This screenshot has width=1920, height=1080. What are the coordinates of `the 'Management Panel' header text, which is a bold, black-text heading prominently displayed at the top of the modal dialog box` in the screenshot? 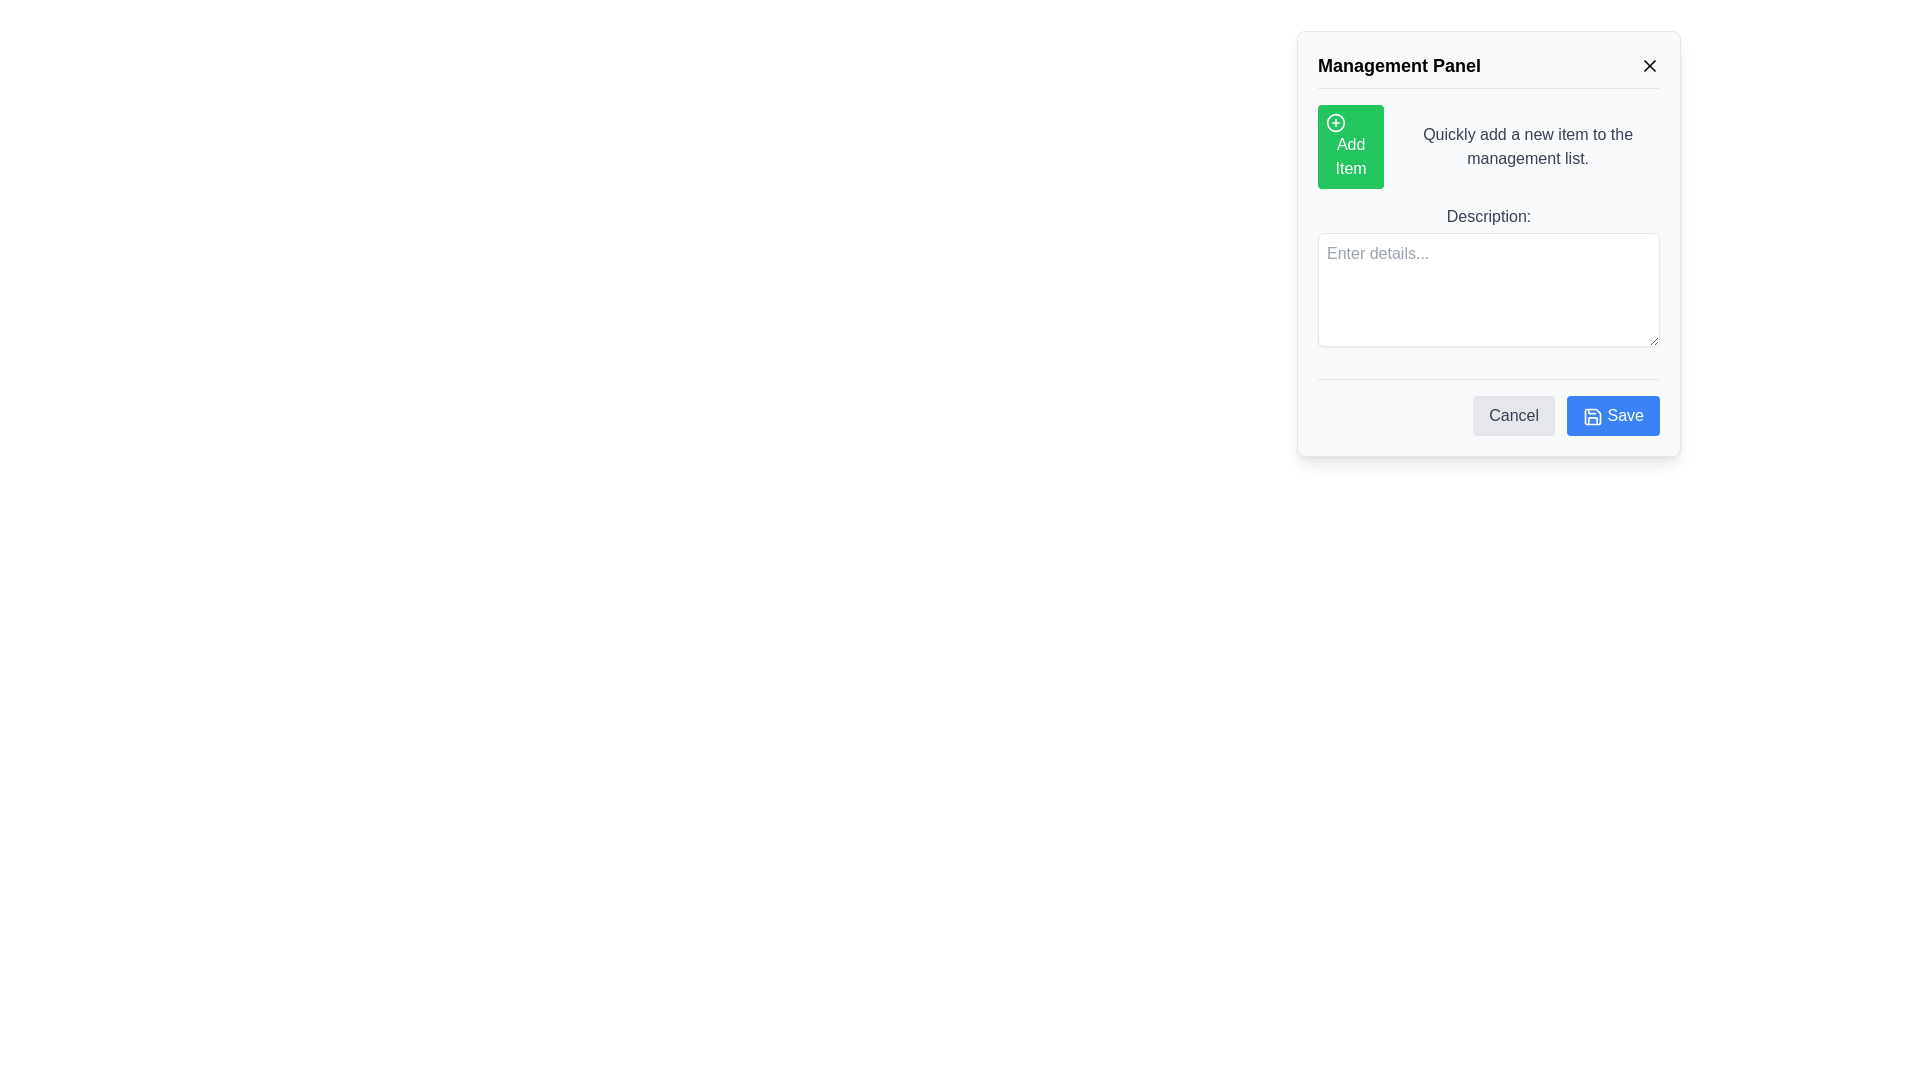 It's located at (1398, 64).